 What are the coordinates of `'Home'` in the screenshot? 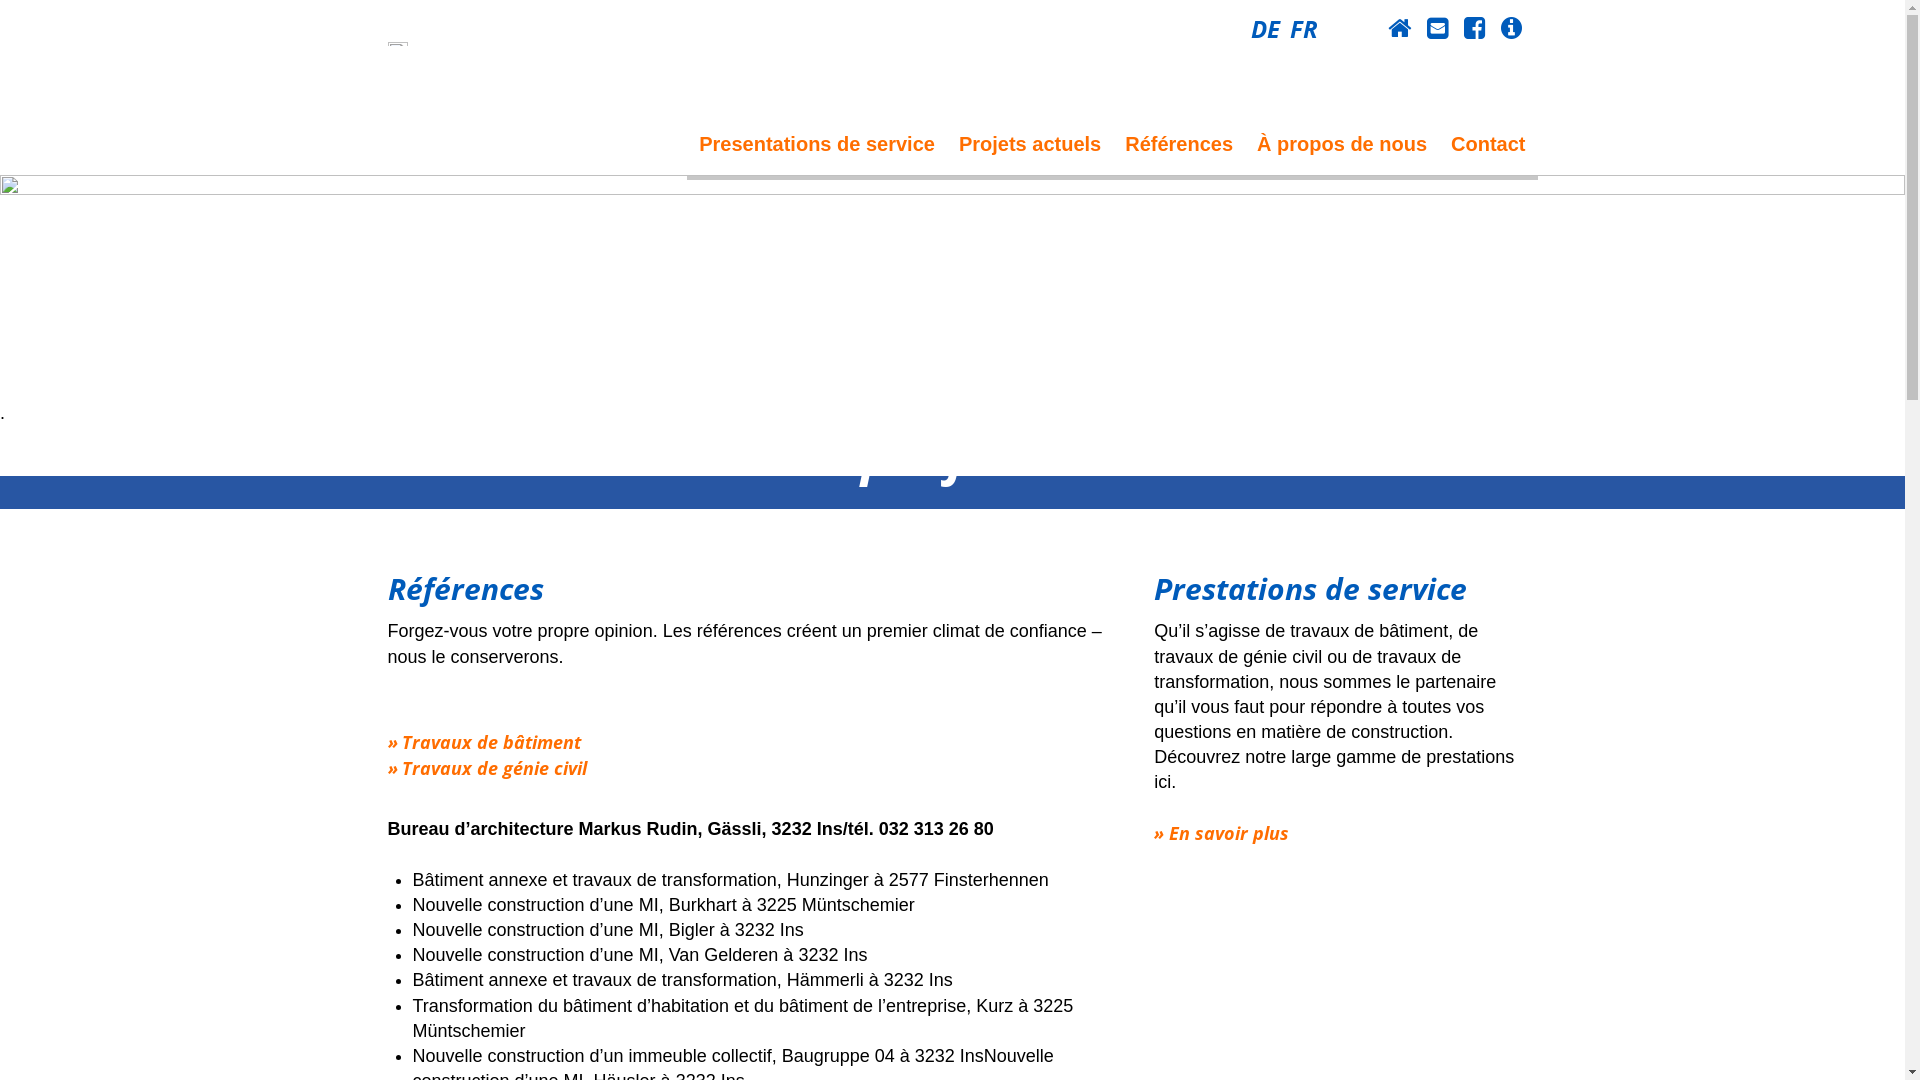 It's located at (1379, 27).